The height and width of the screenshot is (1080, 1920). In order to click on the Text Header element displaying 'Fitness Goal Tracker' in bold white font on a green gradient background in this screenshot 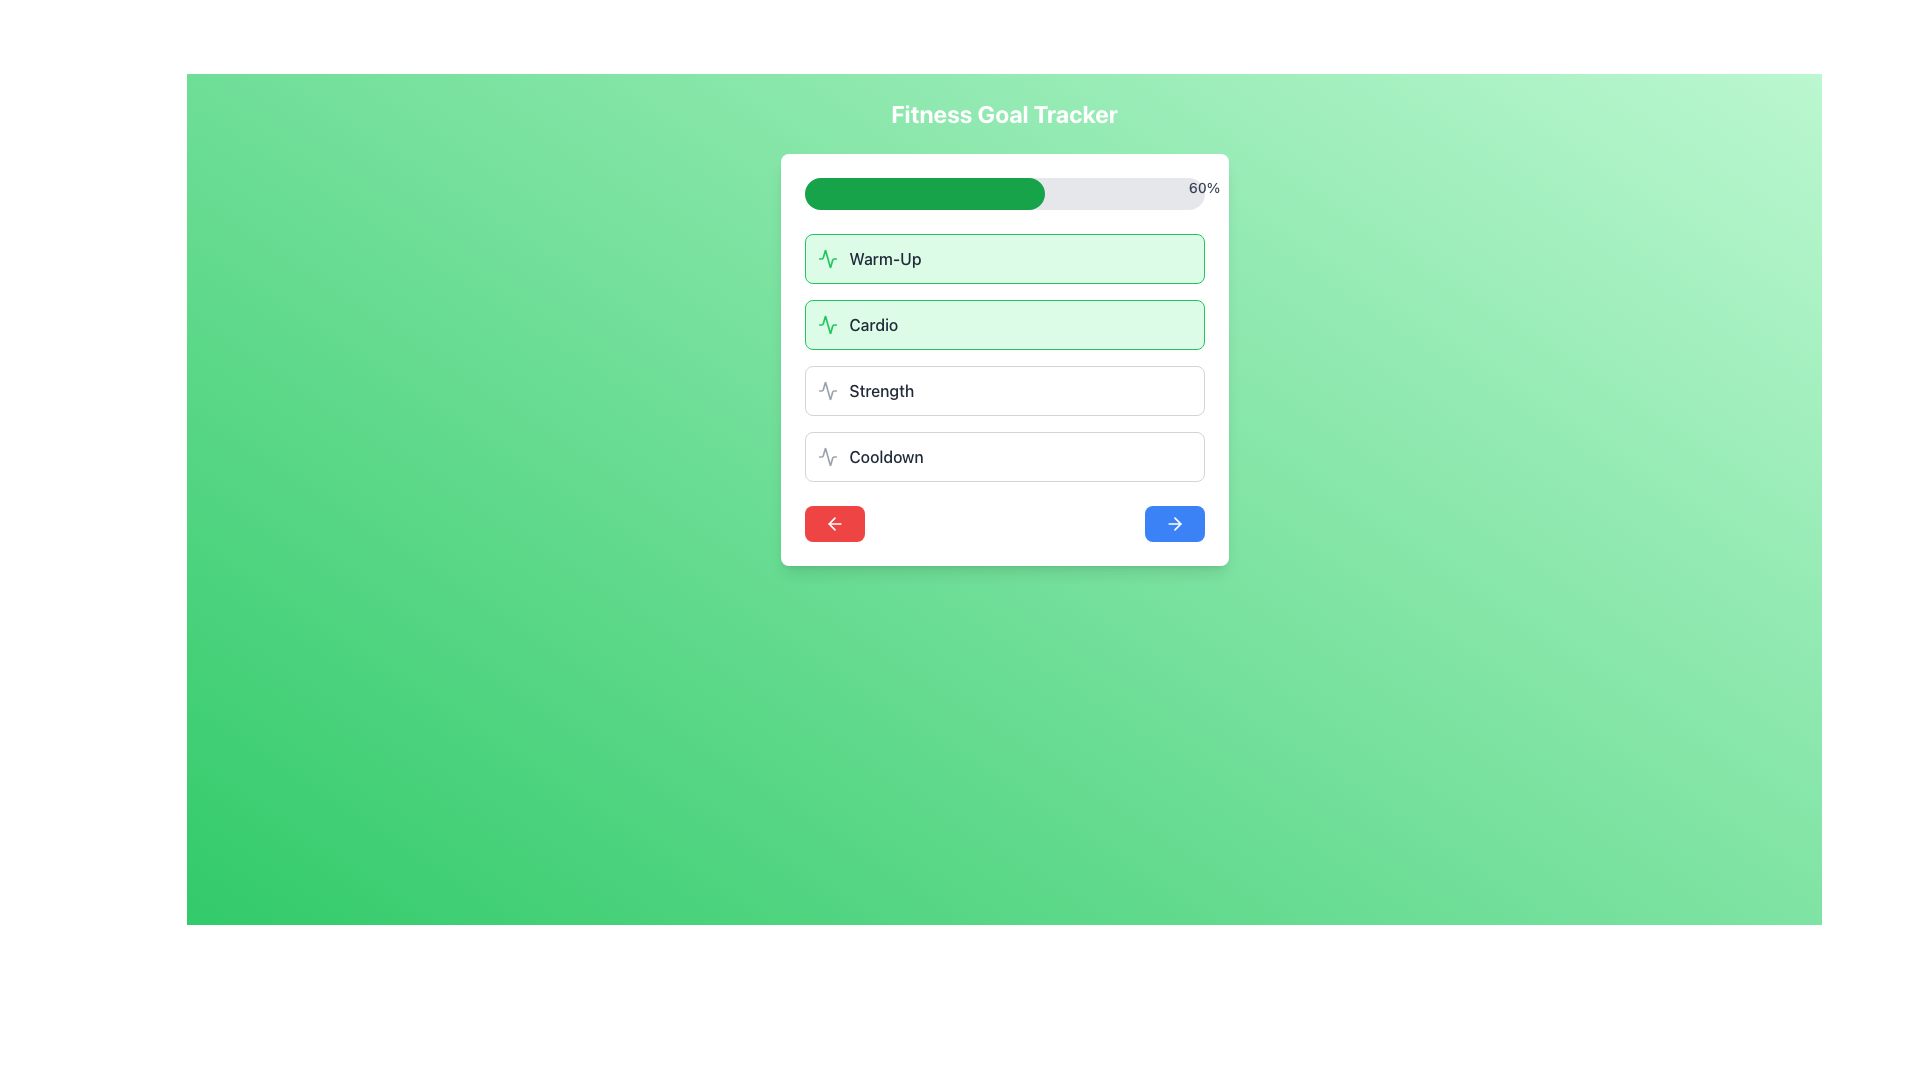, I will do `click(1004, 114)`.